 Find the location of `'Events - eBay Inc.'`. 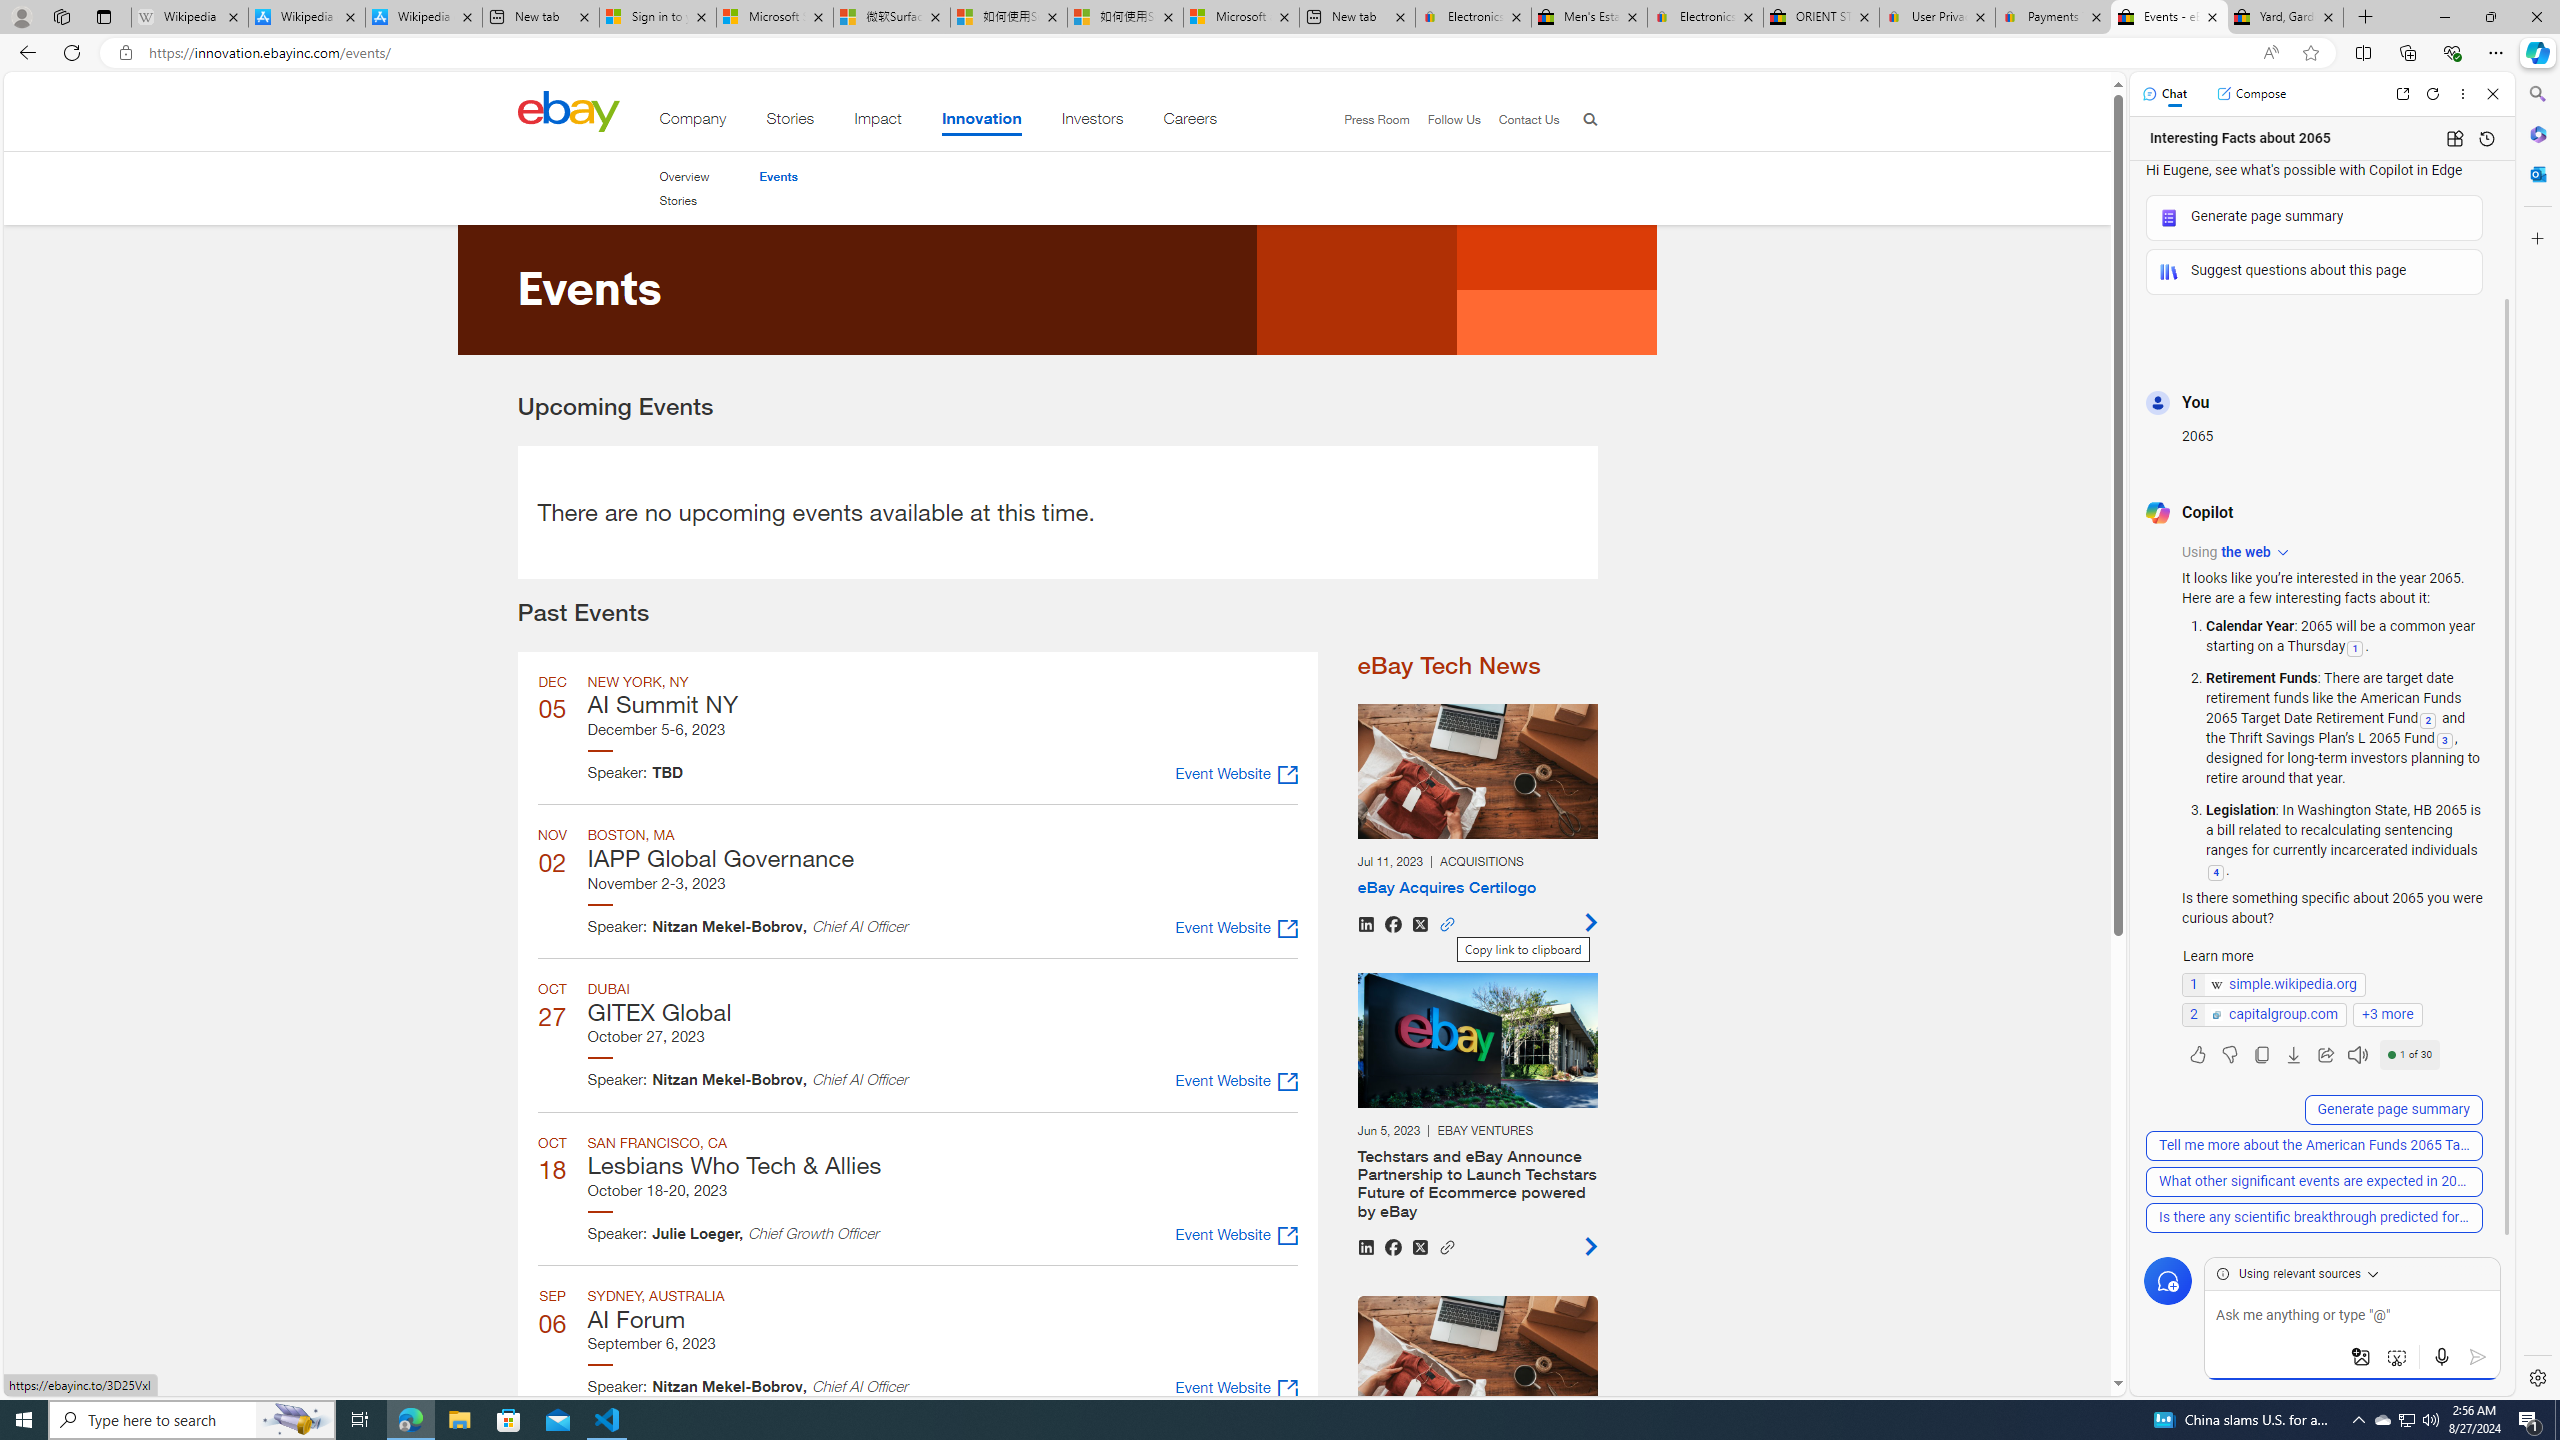

'Events - eBay Inc.' is located at coordinates (2168, 16).